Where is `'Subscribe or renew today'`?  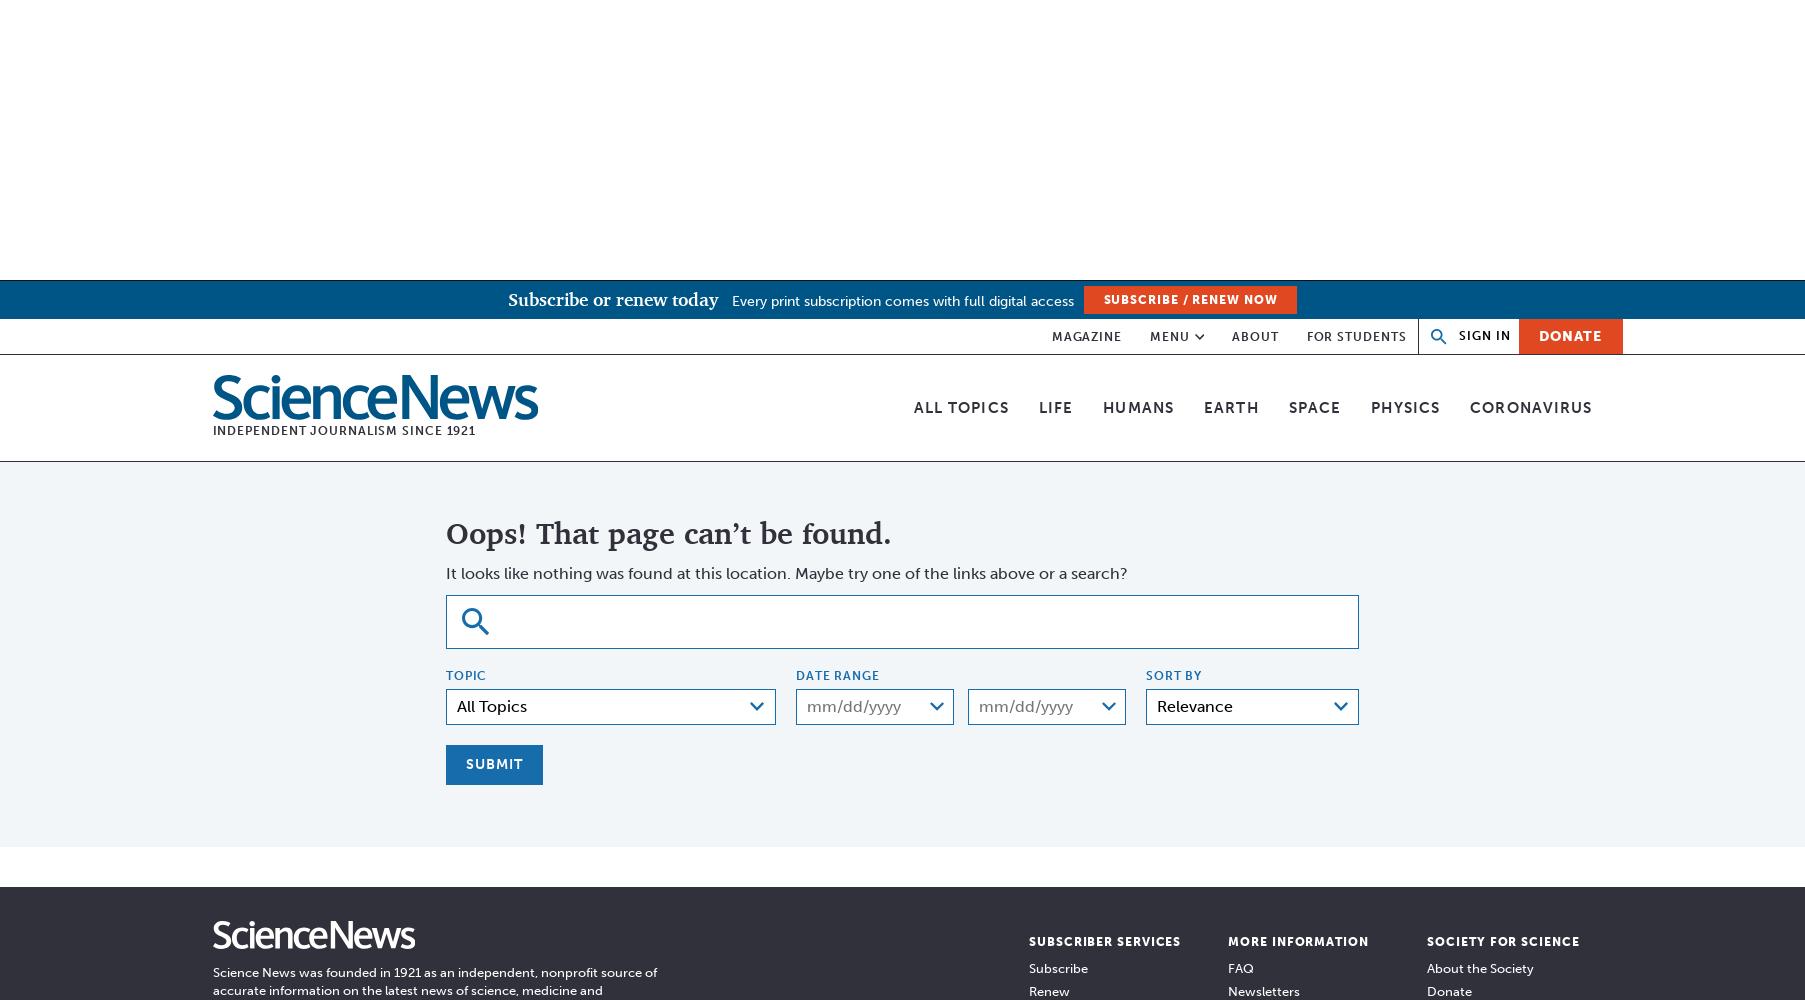
'Subscribe or renew today' is located at coordinates (611, 299).